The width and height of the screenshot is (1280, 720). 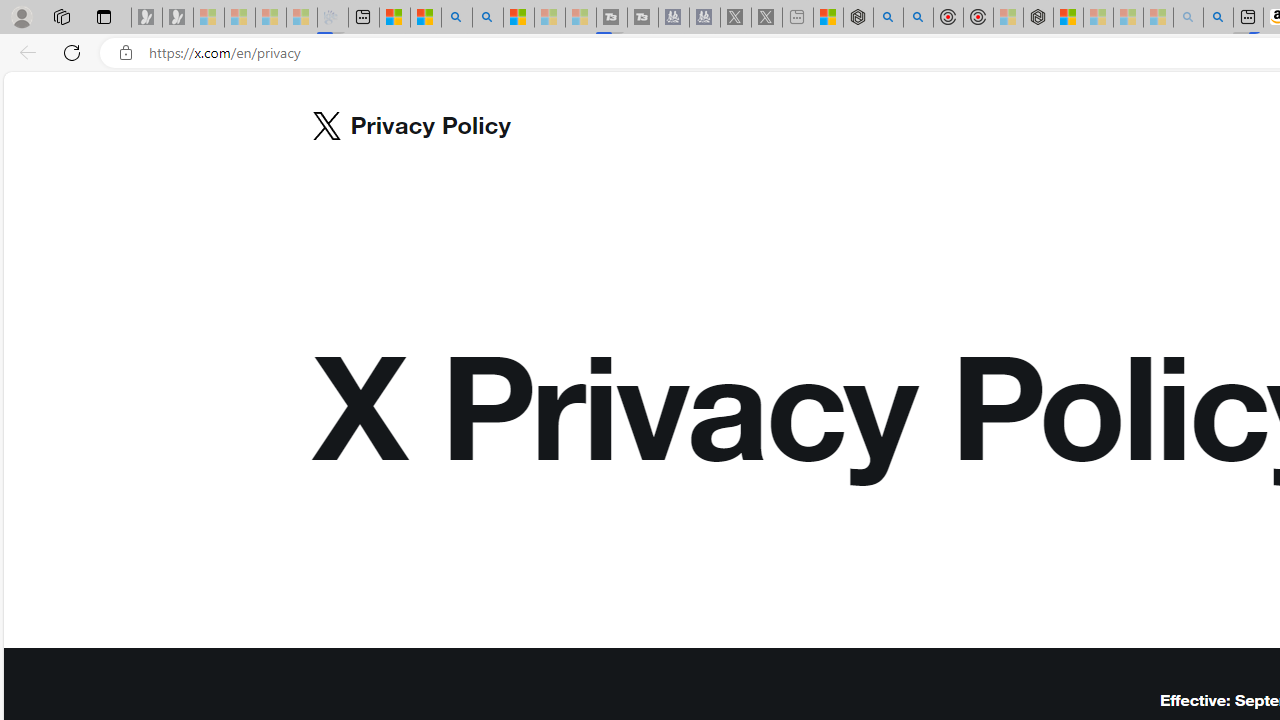 What do you see at coordinates (364, 17) in the screenshot?
I see `'New tab'` at bounding box center [364, 17].